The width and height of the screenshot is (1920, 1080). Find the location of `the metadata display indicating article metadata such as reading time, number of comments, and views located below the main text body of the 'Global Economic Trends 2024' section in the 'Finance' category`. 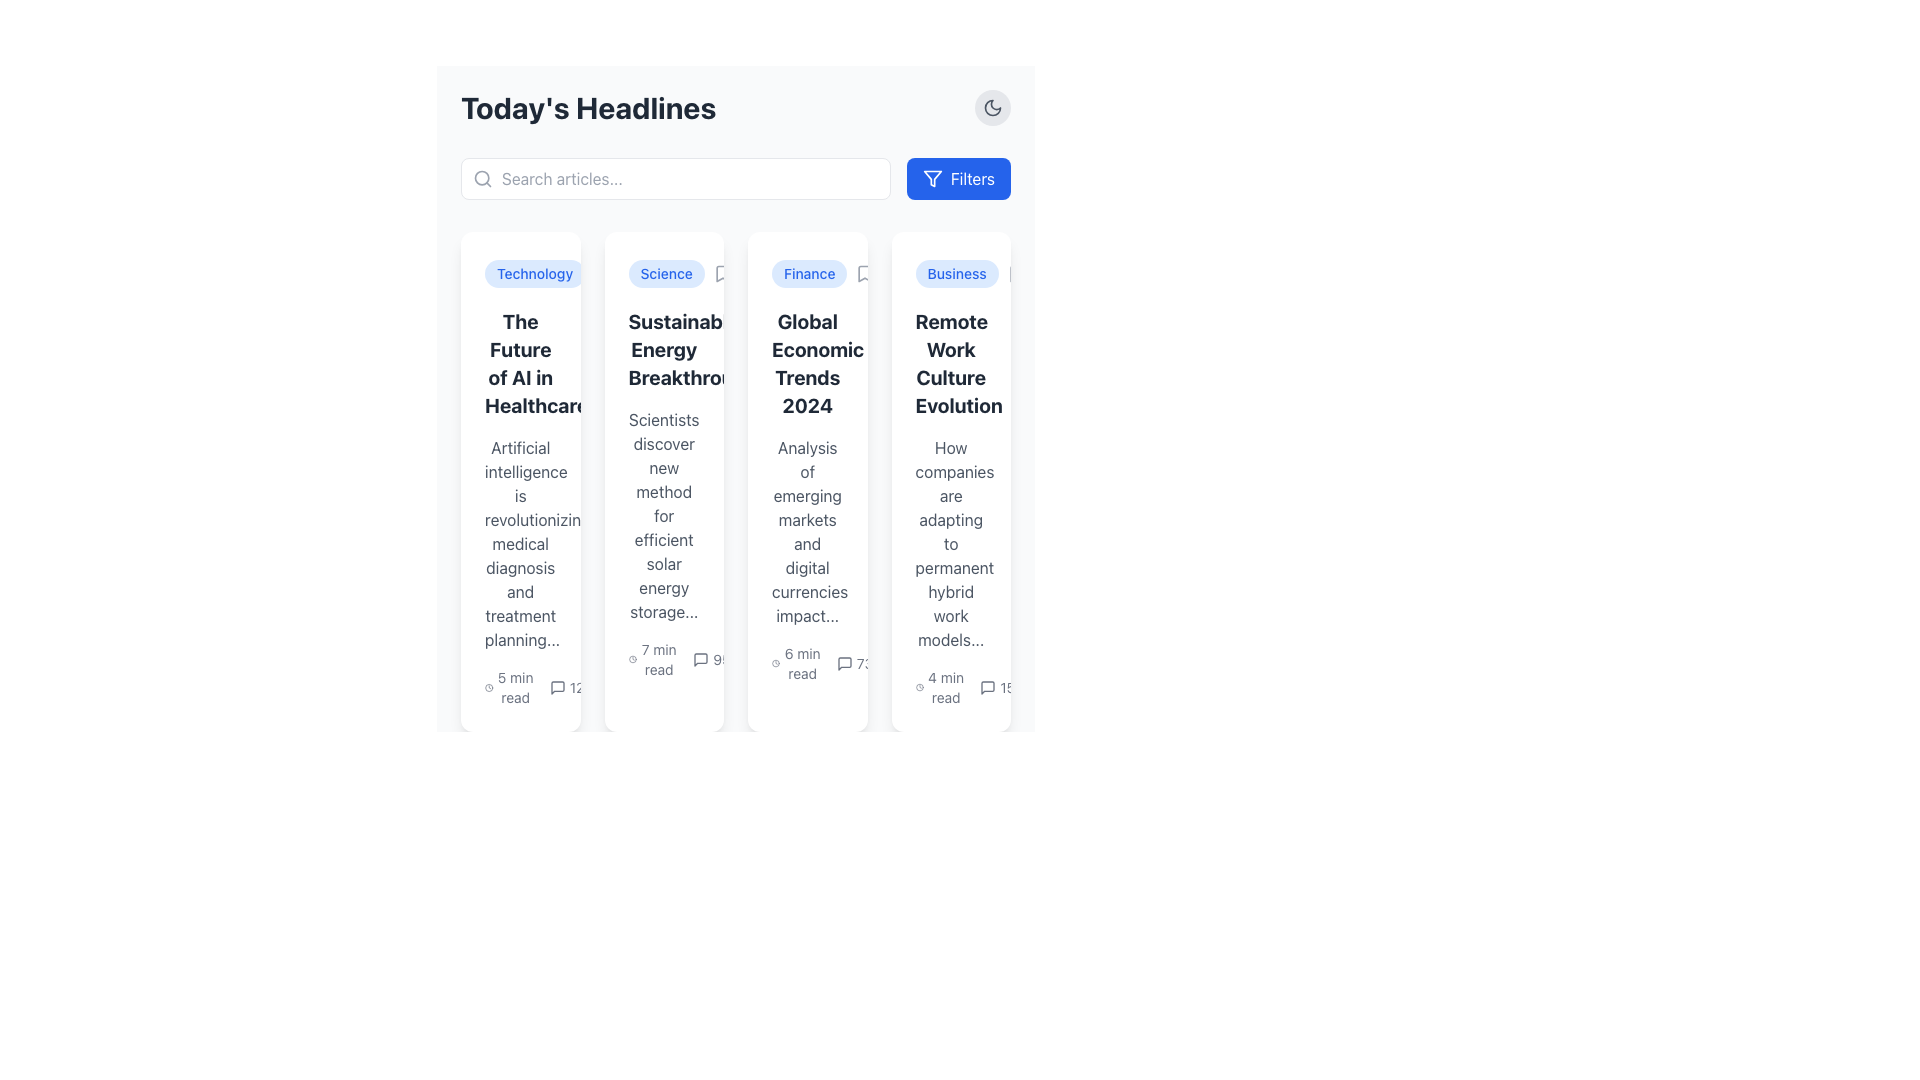

the metadata display indicating article metadata such as reading time, number of comments, and views located below the main text body of the 'Global Economic Trends 2024' section in the 'Finance' category is located at coordinates (807, 663).